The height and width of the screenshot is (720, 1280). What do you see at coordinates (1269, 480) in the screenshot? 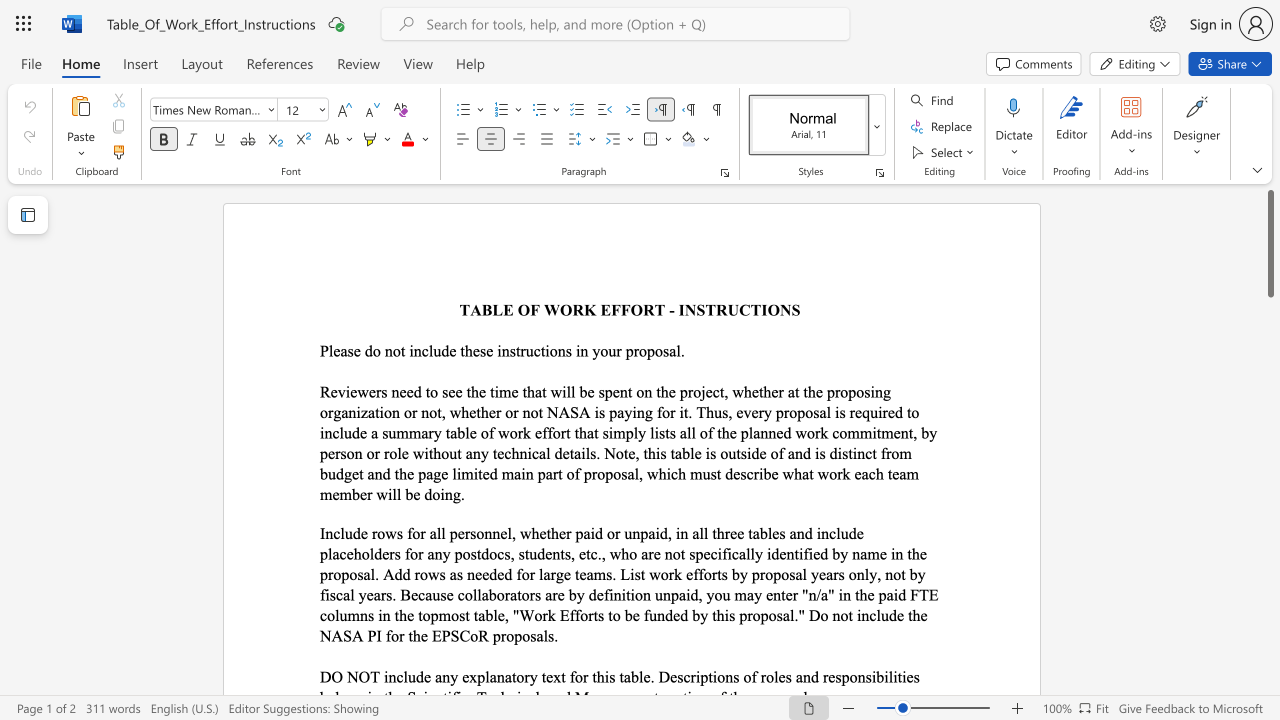
I see `the scrollbar on the right to move the page downward` at bounding box center [1269, 480].